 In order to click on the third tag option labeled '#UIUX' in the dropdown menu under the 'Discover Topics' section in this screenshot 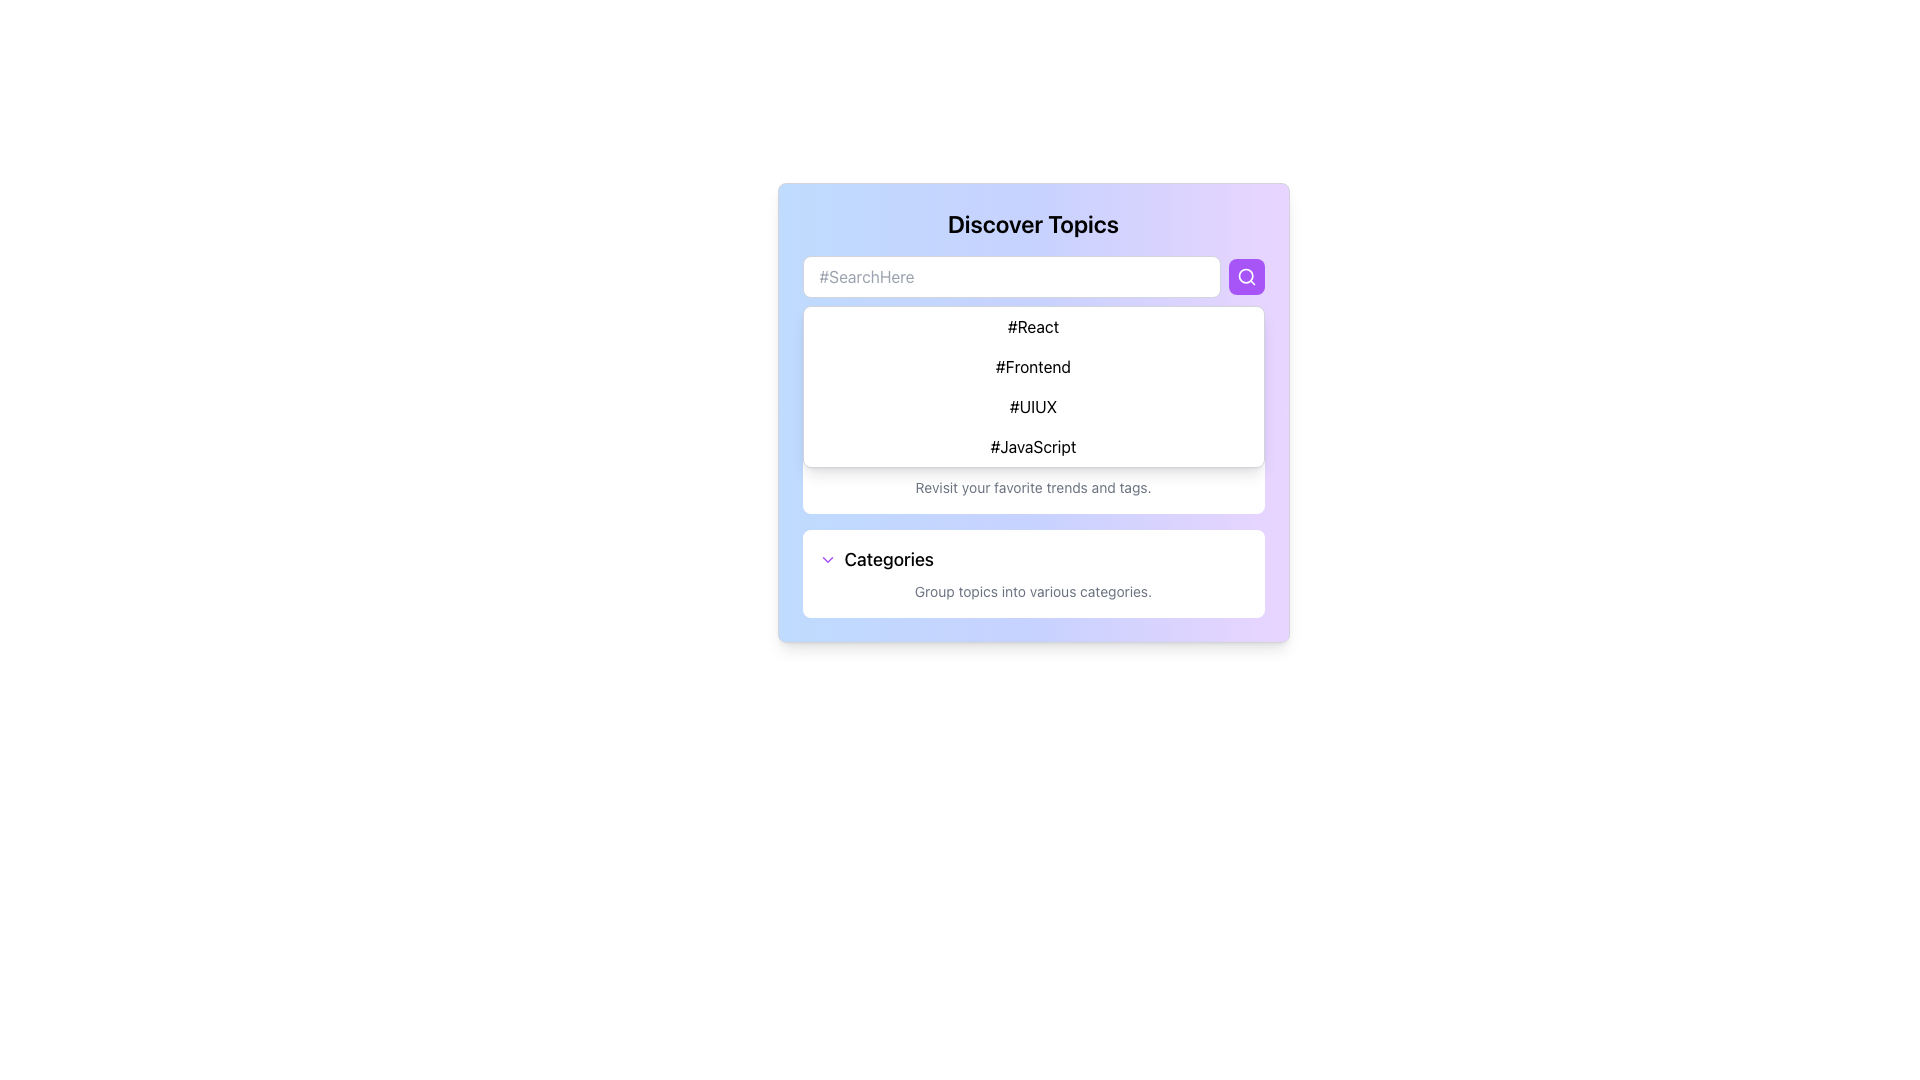, I will do `click(1033, 406)`.